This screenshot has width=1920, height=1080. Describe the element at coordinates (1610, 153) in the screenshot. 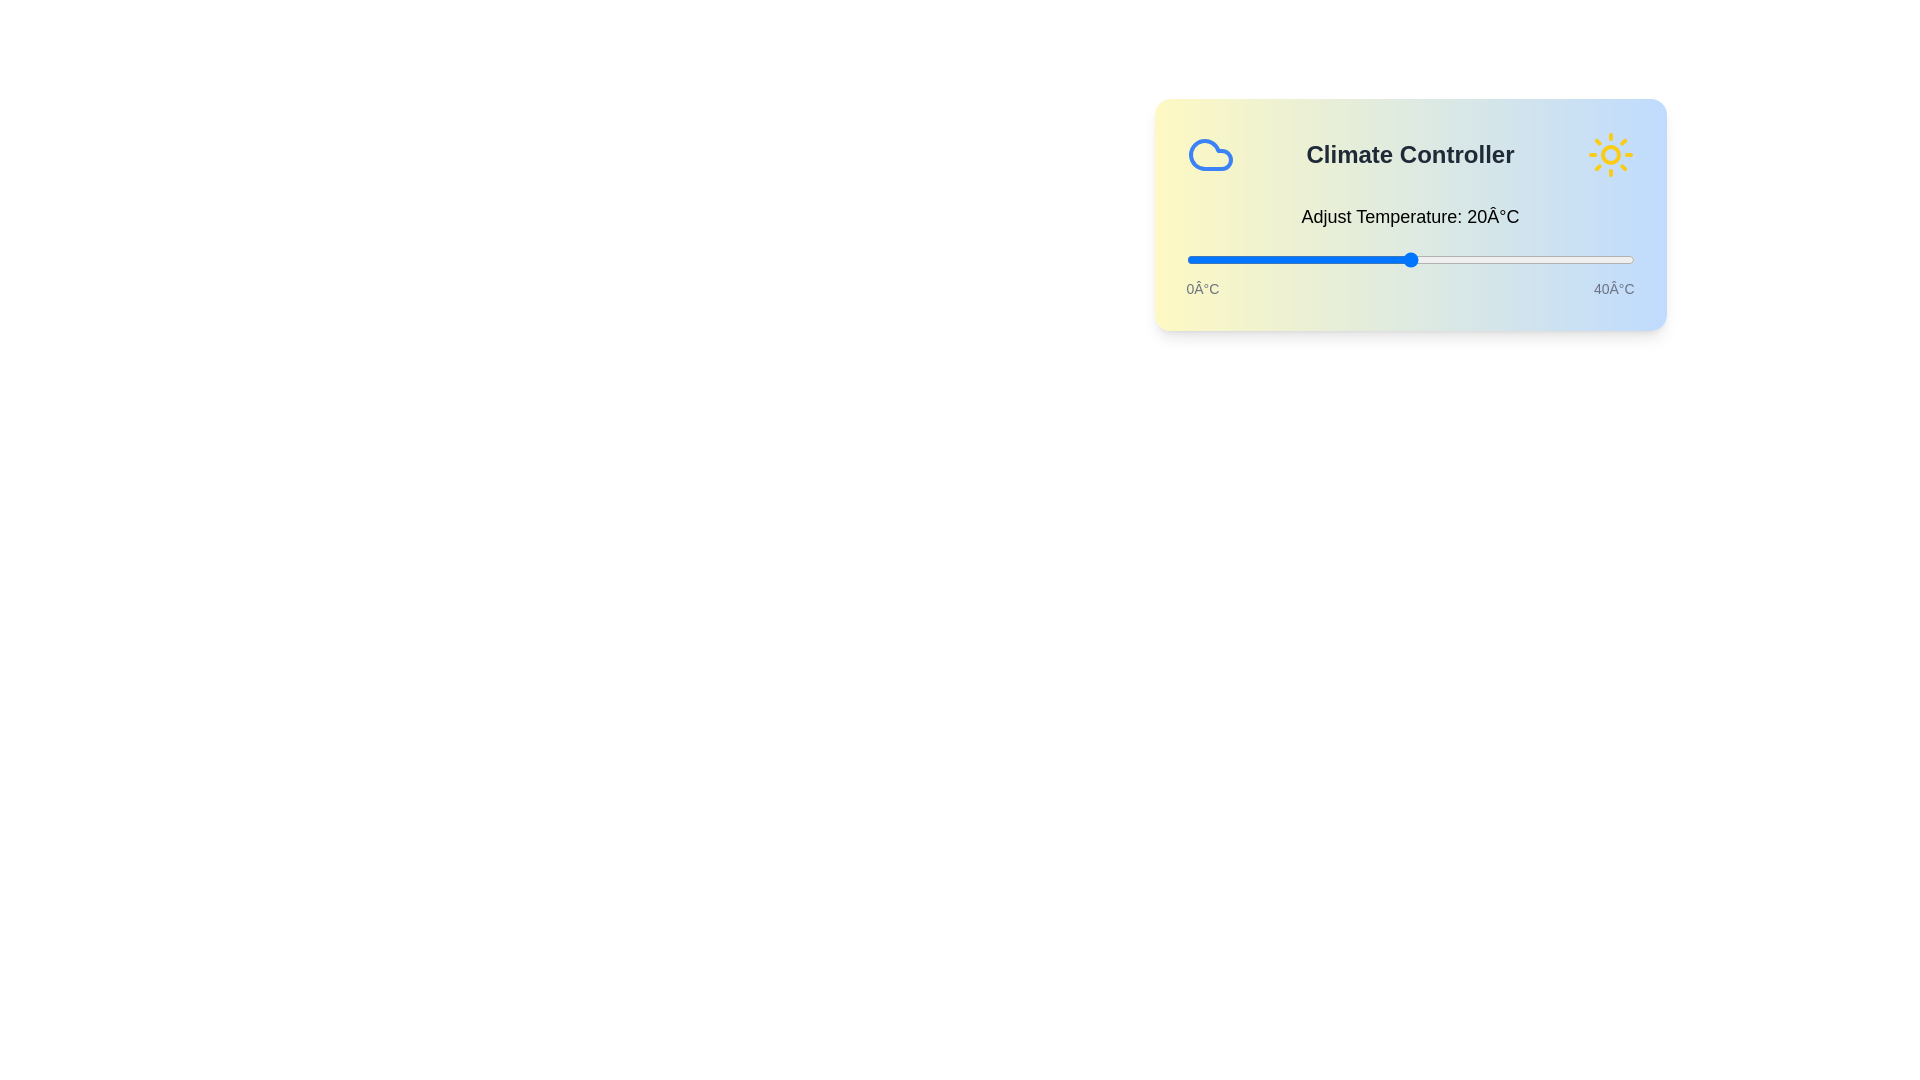

I see `the sun icon to toggle to night mode` at that location.